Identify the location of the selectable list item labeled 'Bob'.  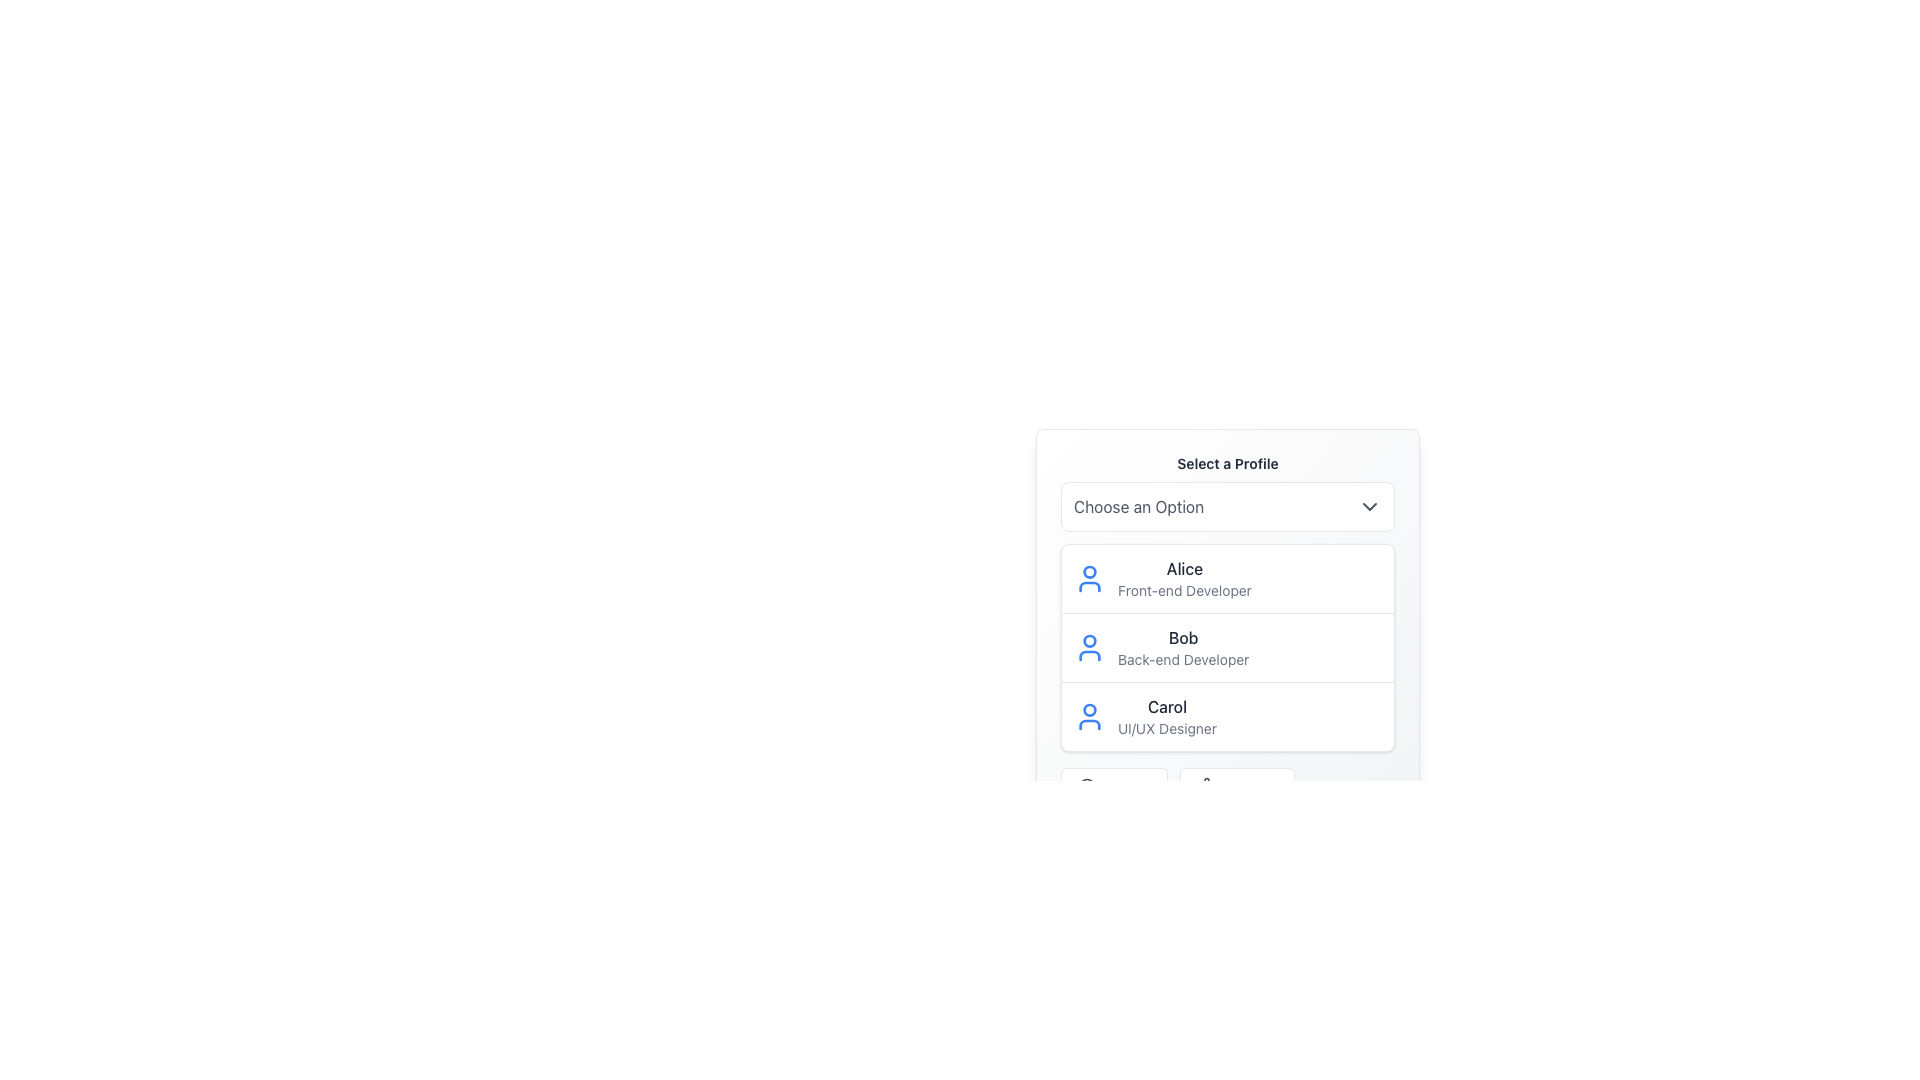
(1227, 628).